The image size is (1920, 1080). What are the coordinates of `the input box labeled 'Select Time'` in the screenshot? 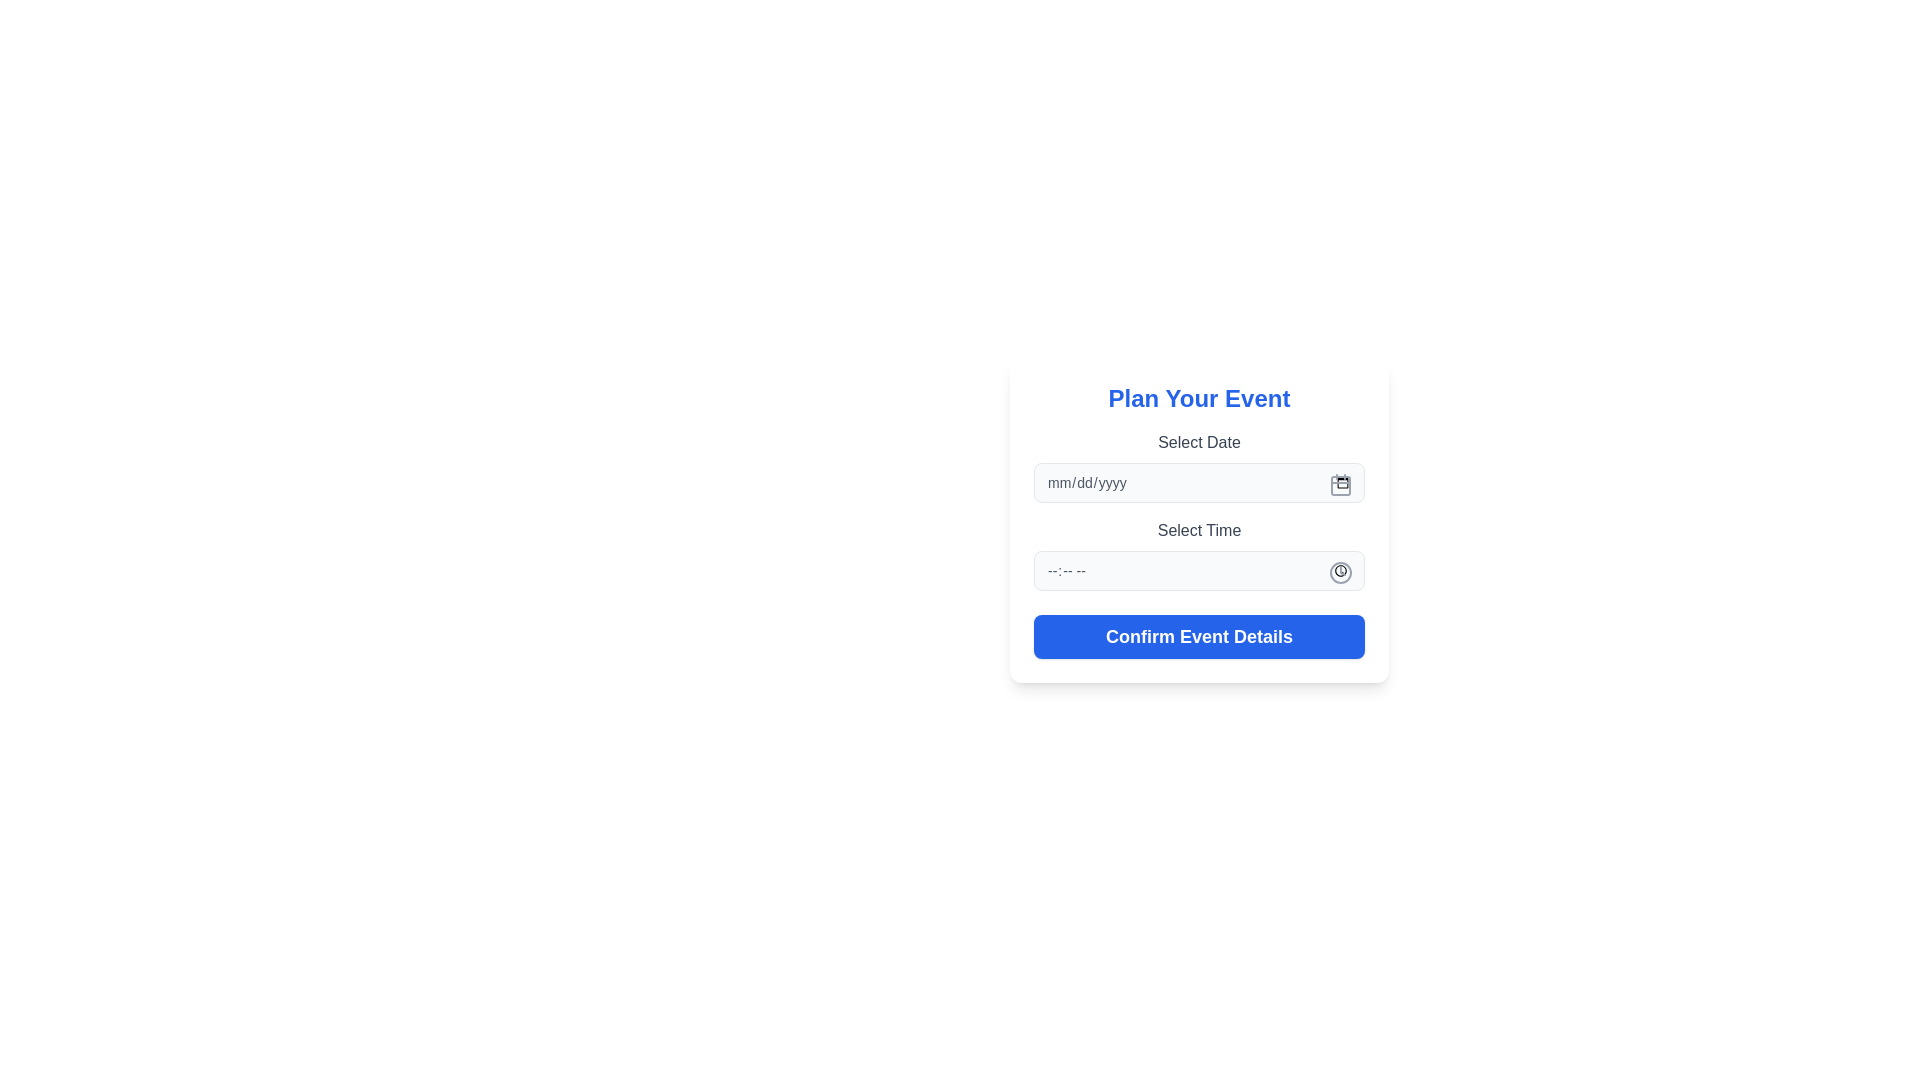 It's located at (1199, 555).